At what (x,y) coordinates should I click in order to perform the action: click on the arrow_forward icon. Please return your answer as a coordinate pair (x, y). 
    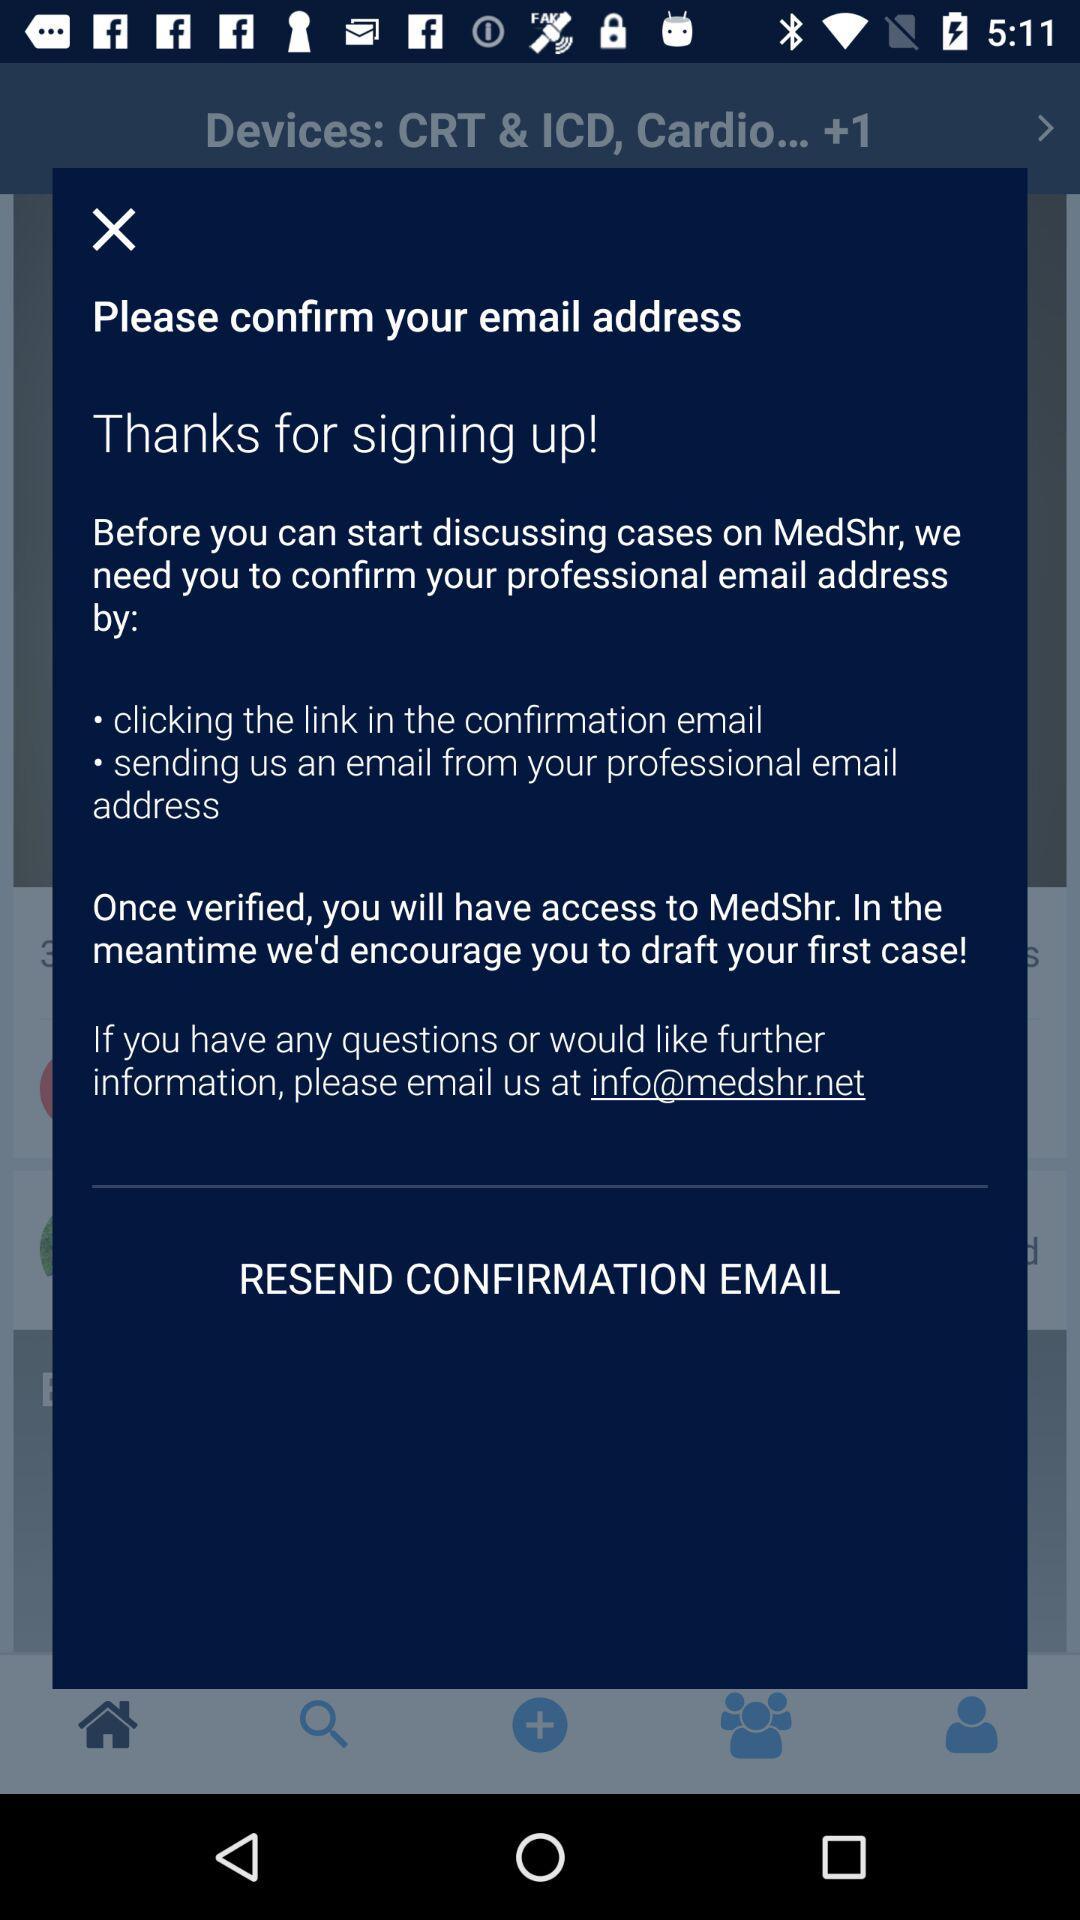
    Looking at the image, I should click on (1044, 127).